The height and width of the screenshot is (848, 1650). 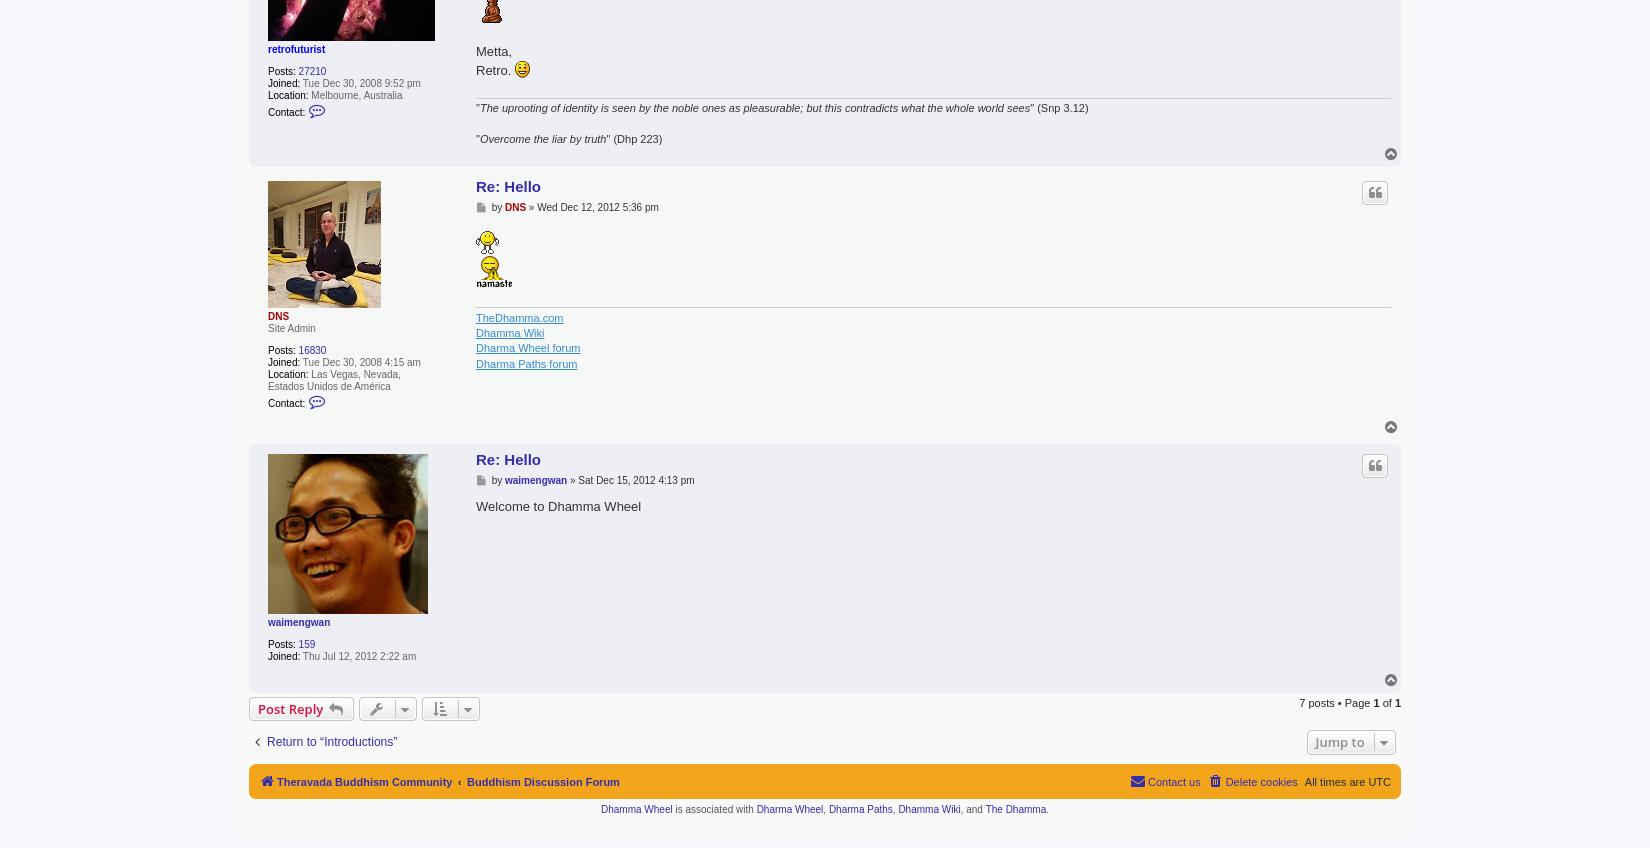 What do you see at coordinates (308, 94) in the screenshot?
I see `'Melbourne, Australia'` at bounding box center [308, 94].